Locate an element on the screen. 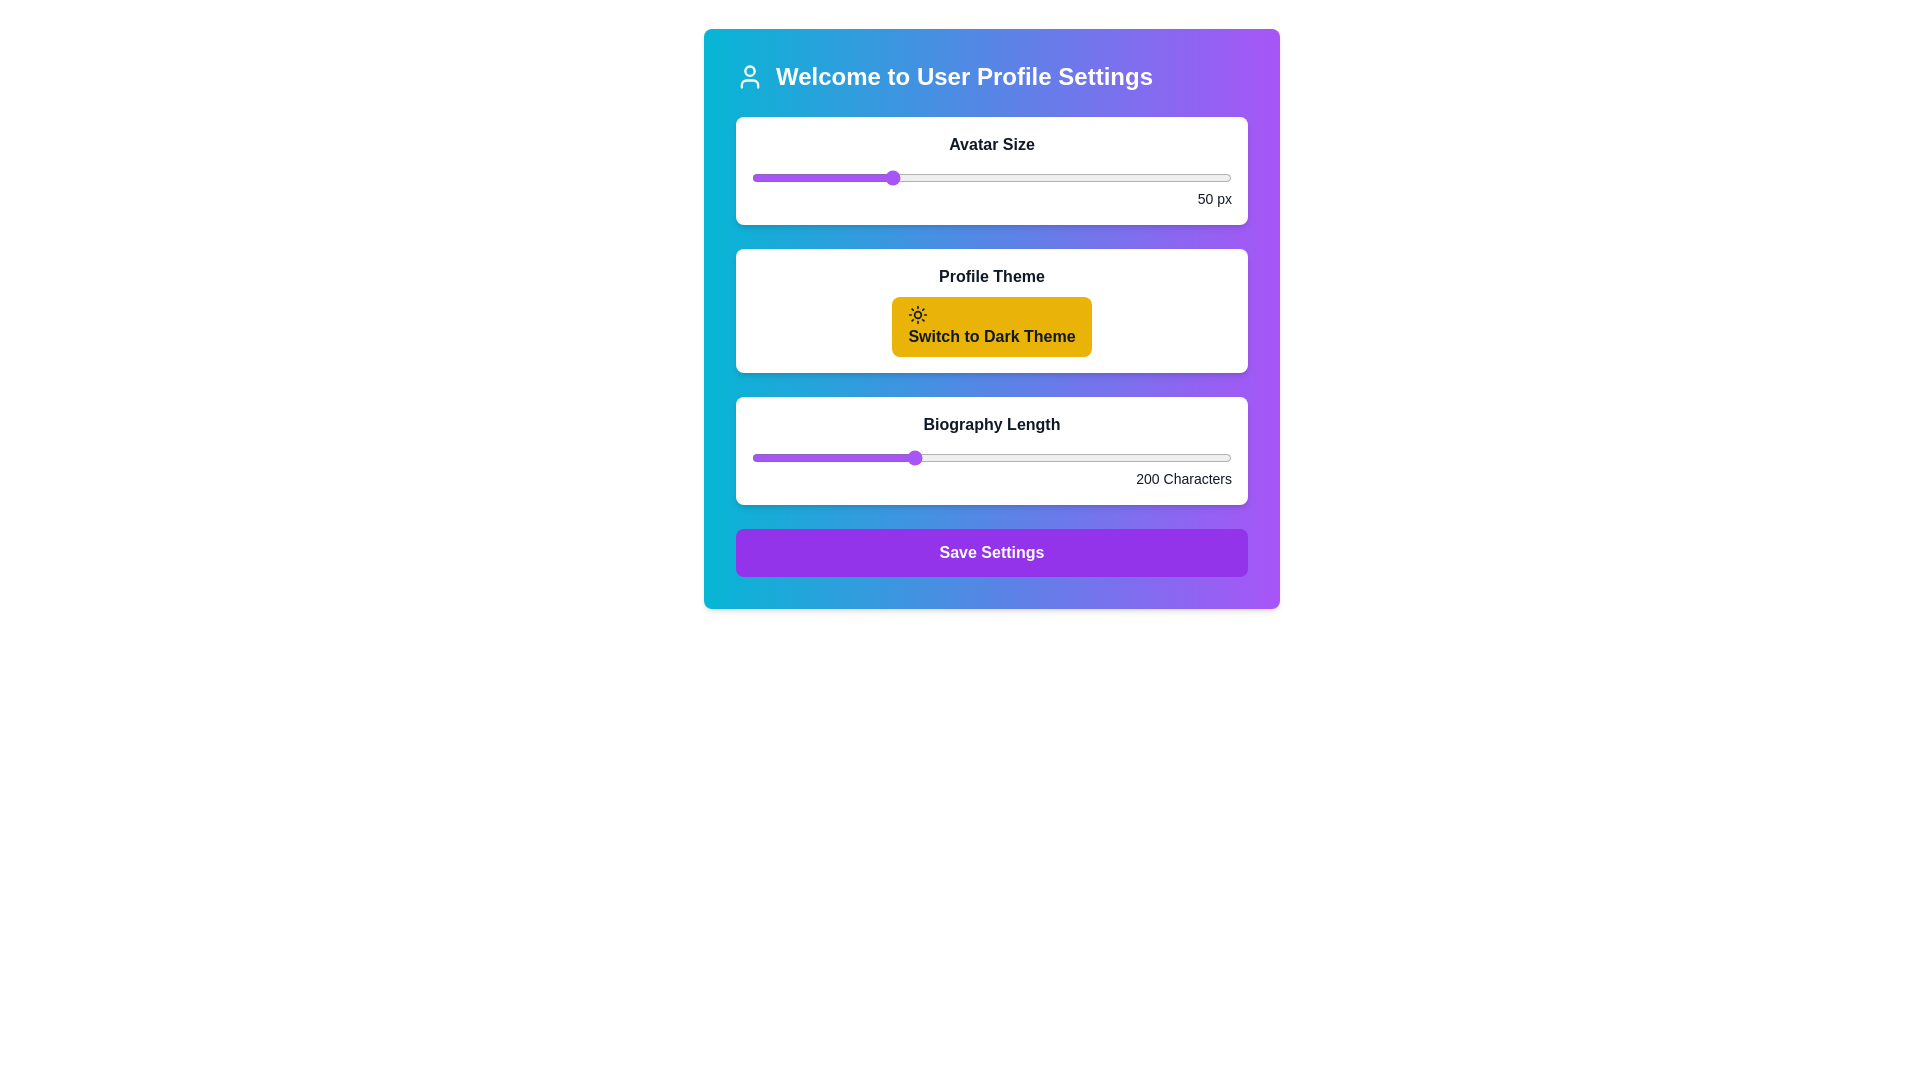  the static text displaying '200 Characters', which is positioned at the bottom-right of the 'Biography Length' component, aligned to the right of a slider is located at coordinates (992, 478).